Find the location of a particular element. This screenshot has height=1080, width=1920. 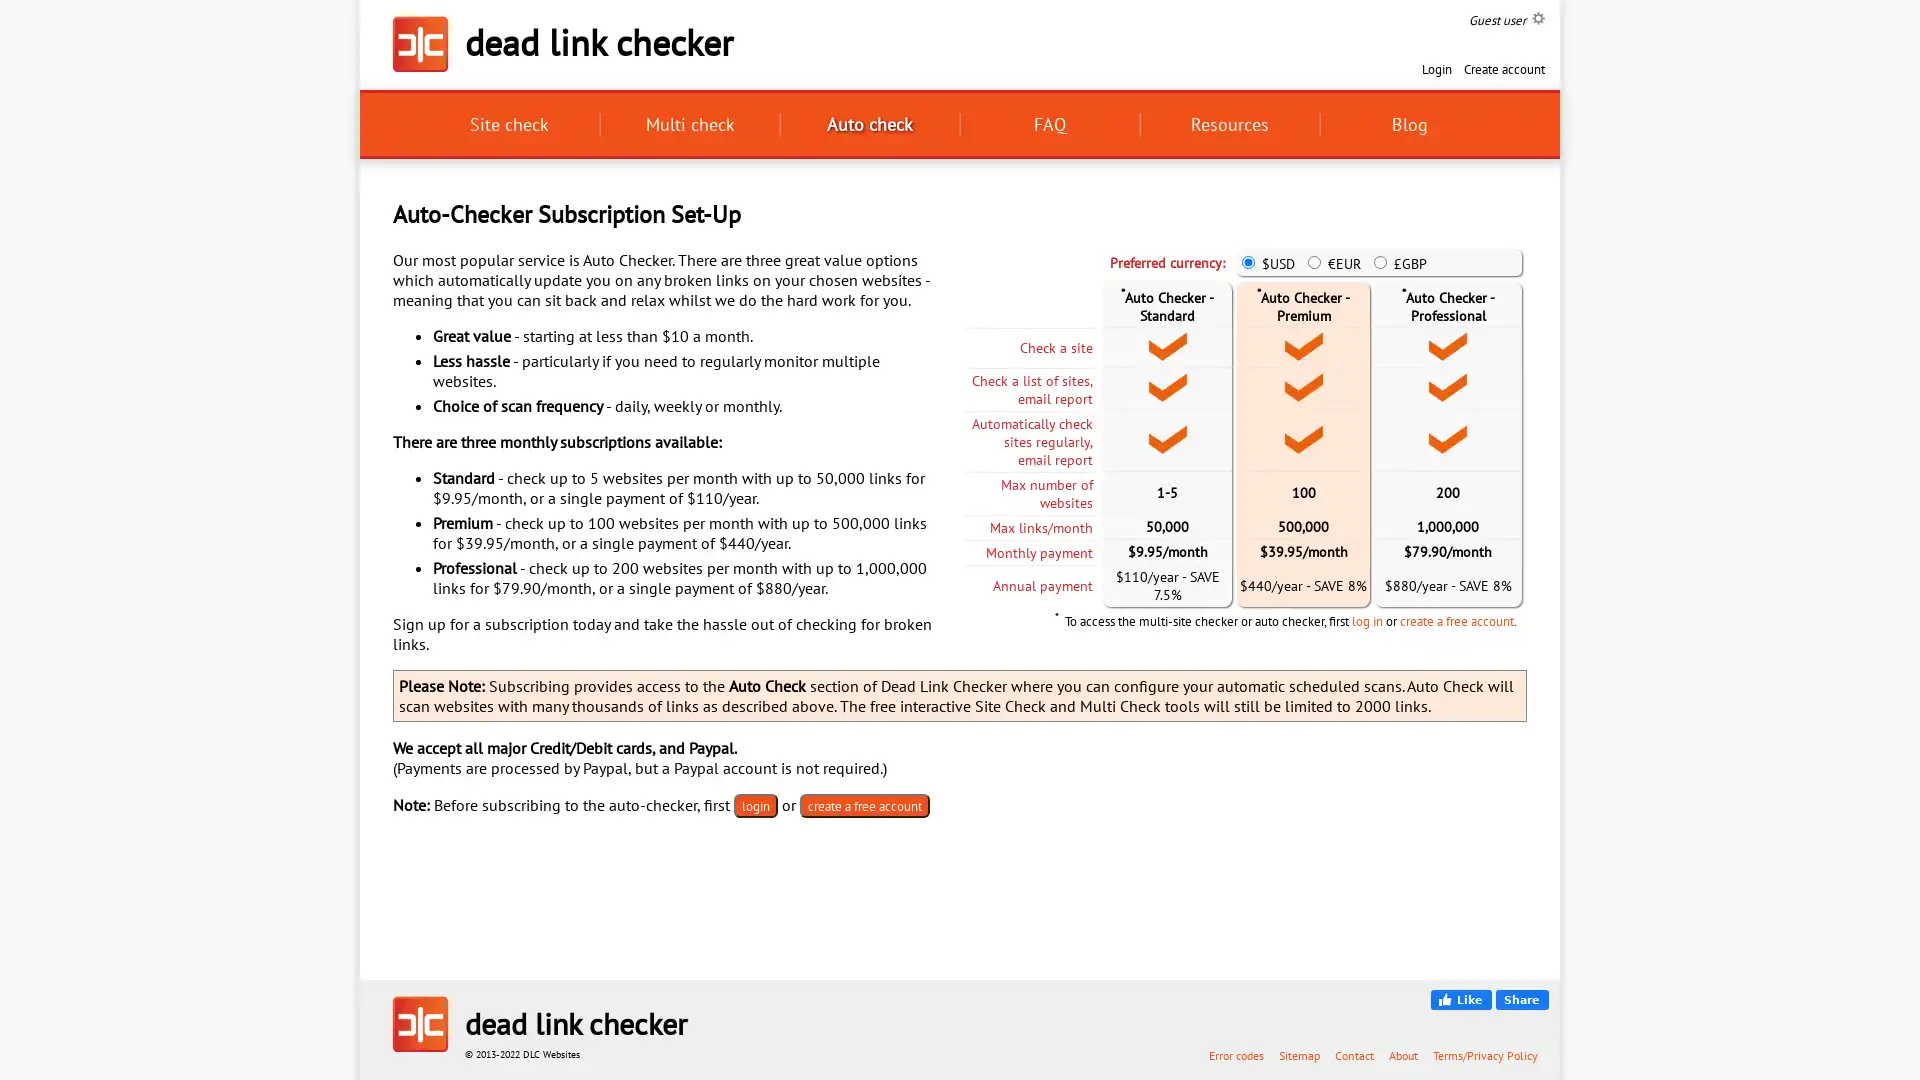

login is located at coordinates (754, 805).